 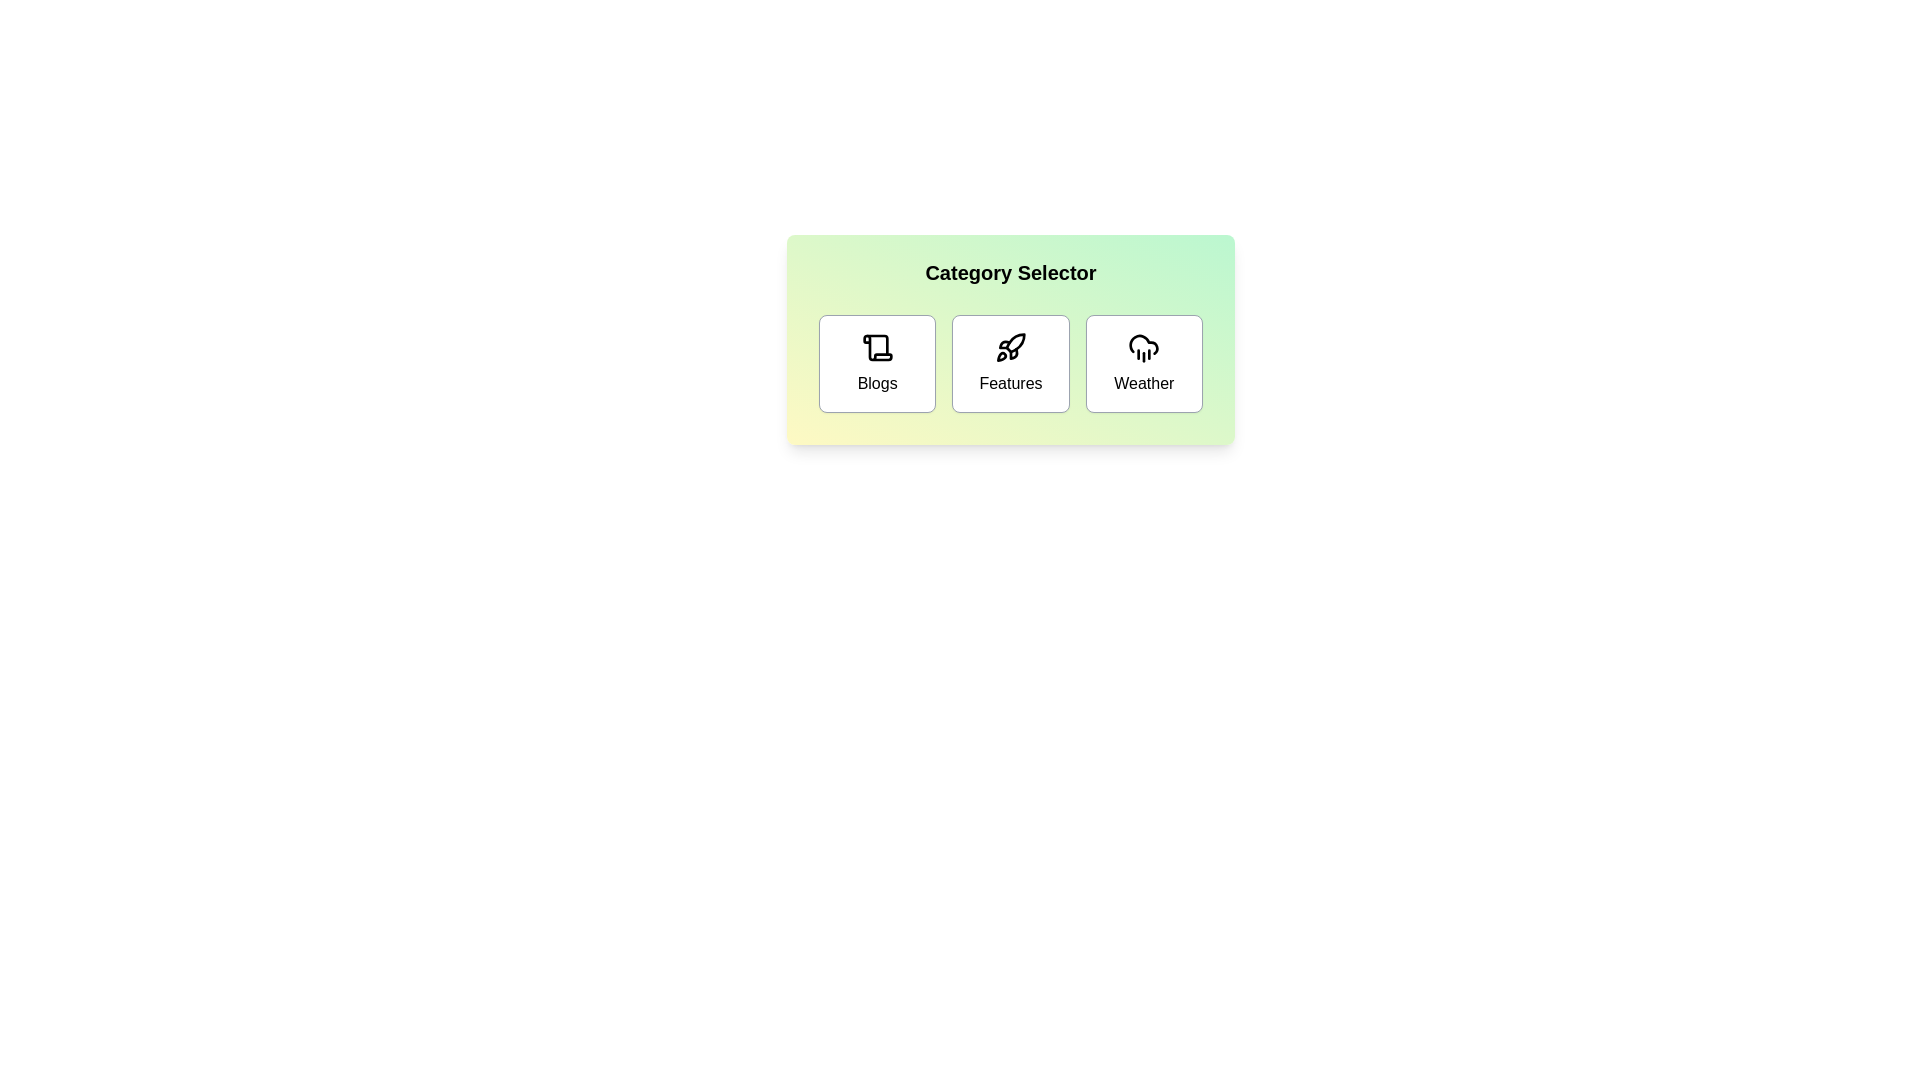 What do you see at coordinates (1143, 363) in the screenshot?
I see `the 'Weather' button to select the Weather category` at bounding box center [1143, 363].